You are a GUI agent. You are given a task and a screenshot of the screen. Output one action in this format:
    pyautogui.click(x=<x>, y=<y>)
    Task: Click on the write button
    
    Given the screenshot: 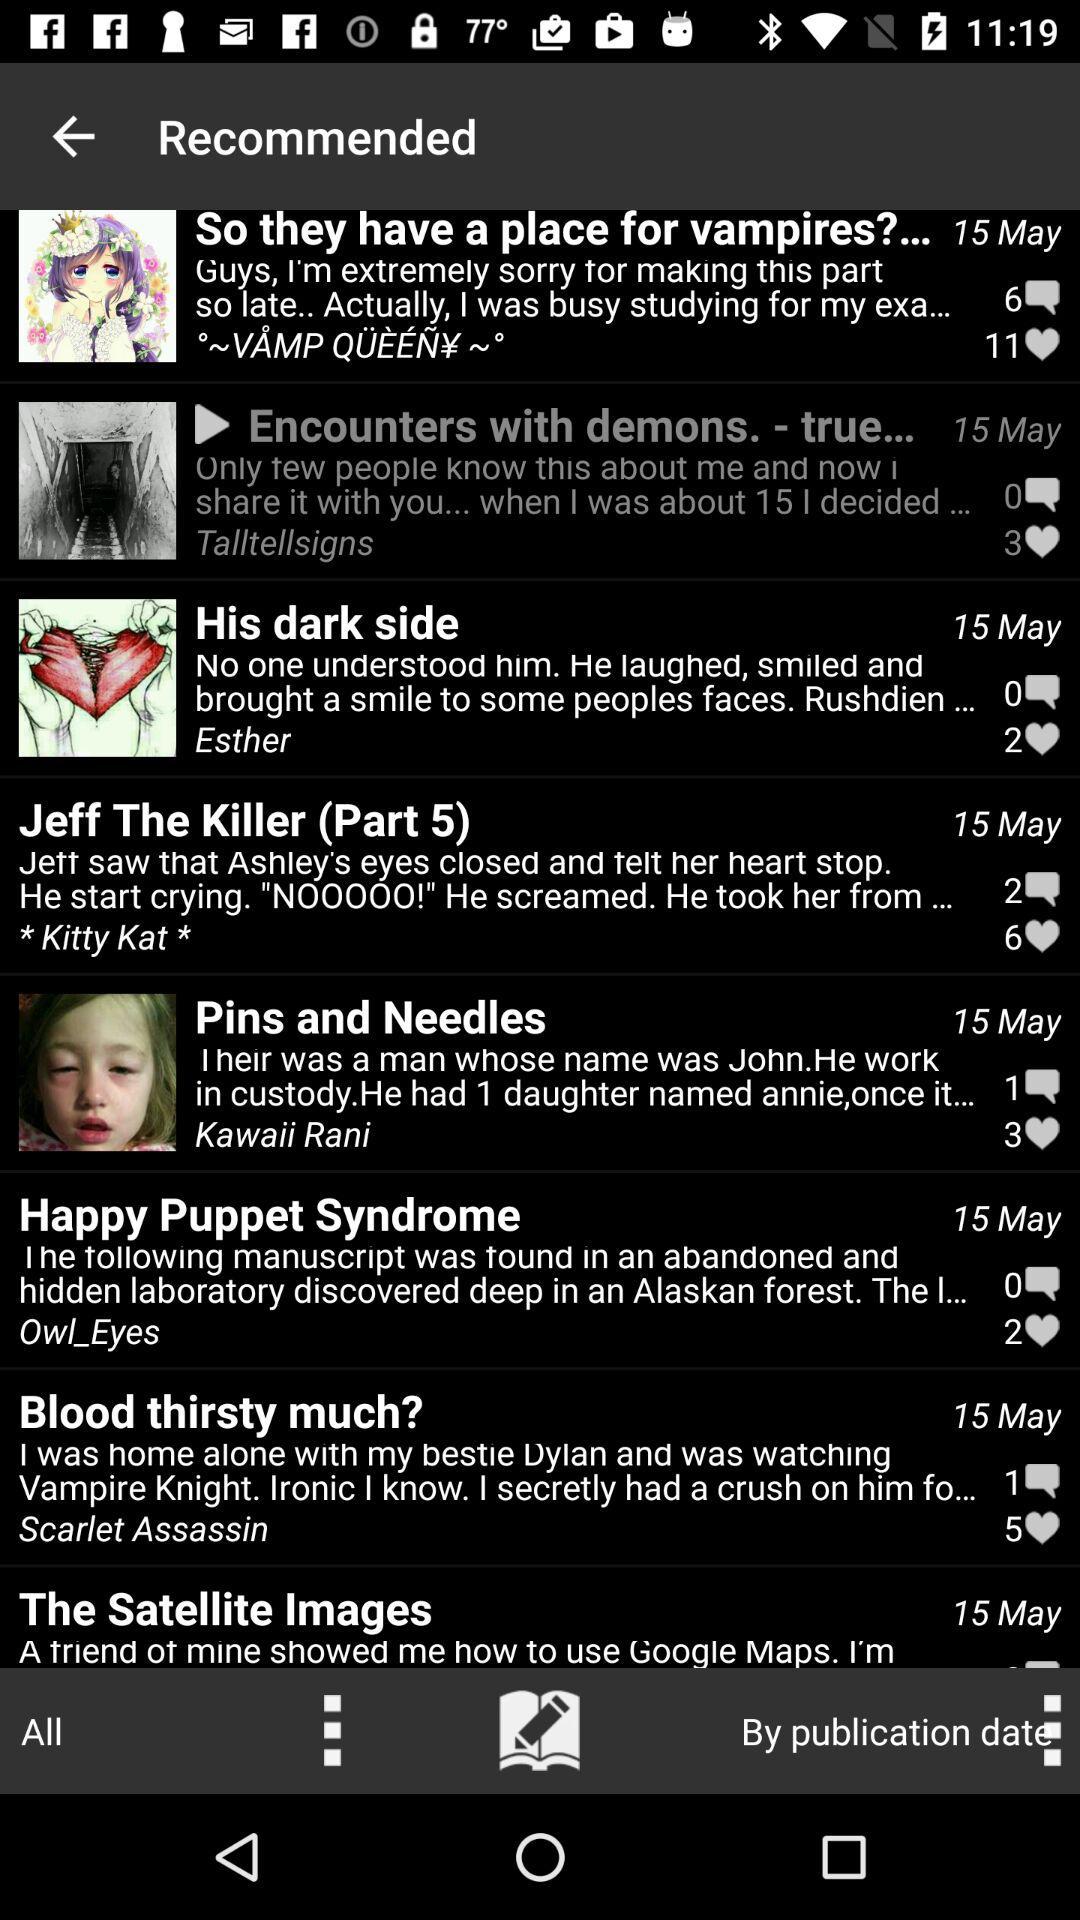 What is the action you would take?
    pyautogui.click(x=540, y=1730)
    